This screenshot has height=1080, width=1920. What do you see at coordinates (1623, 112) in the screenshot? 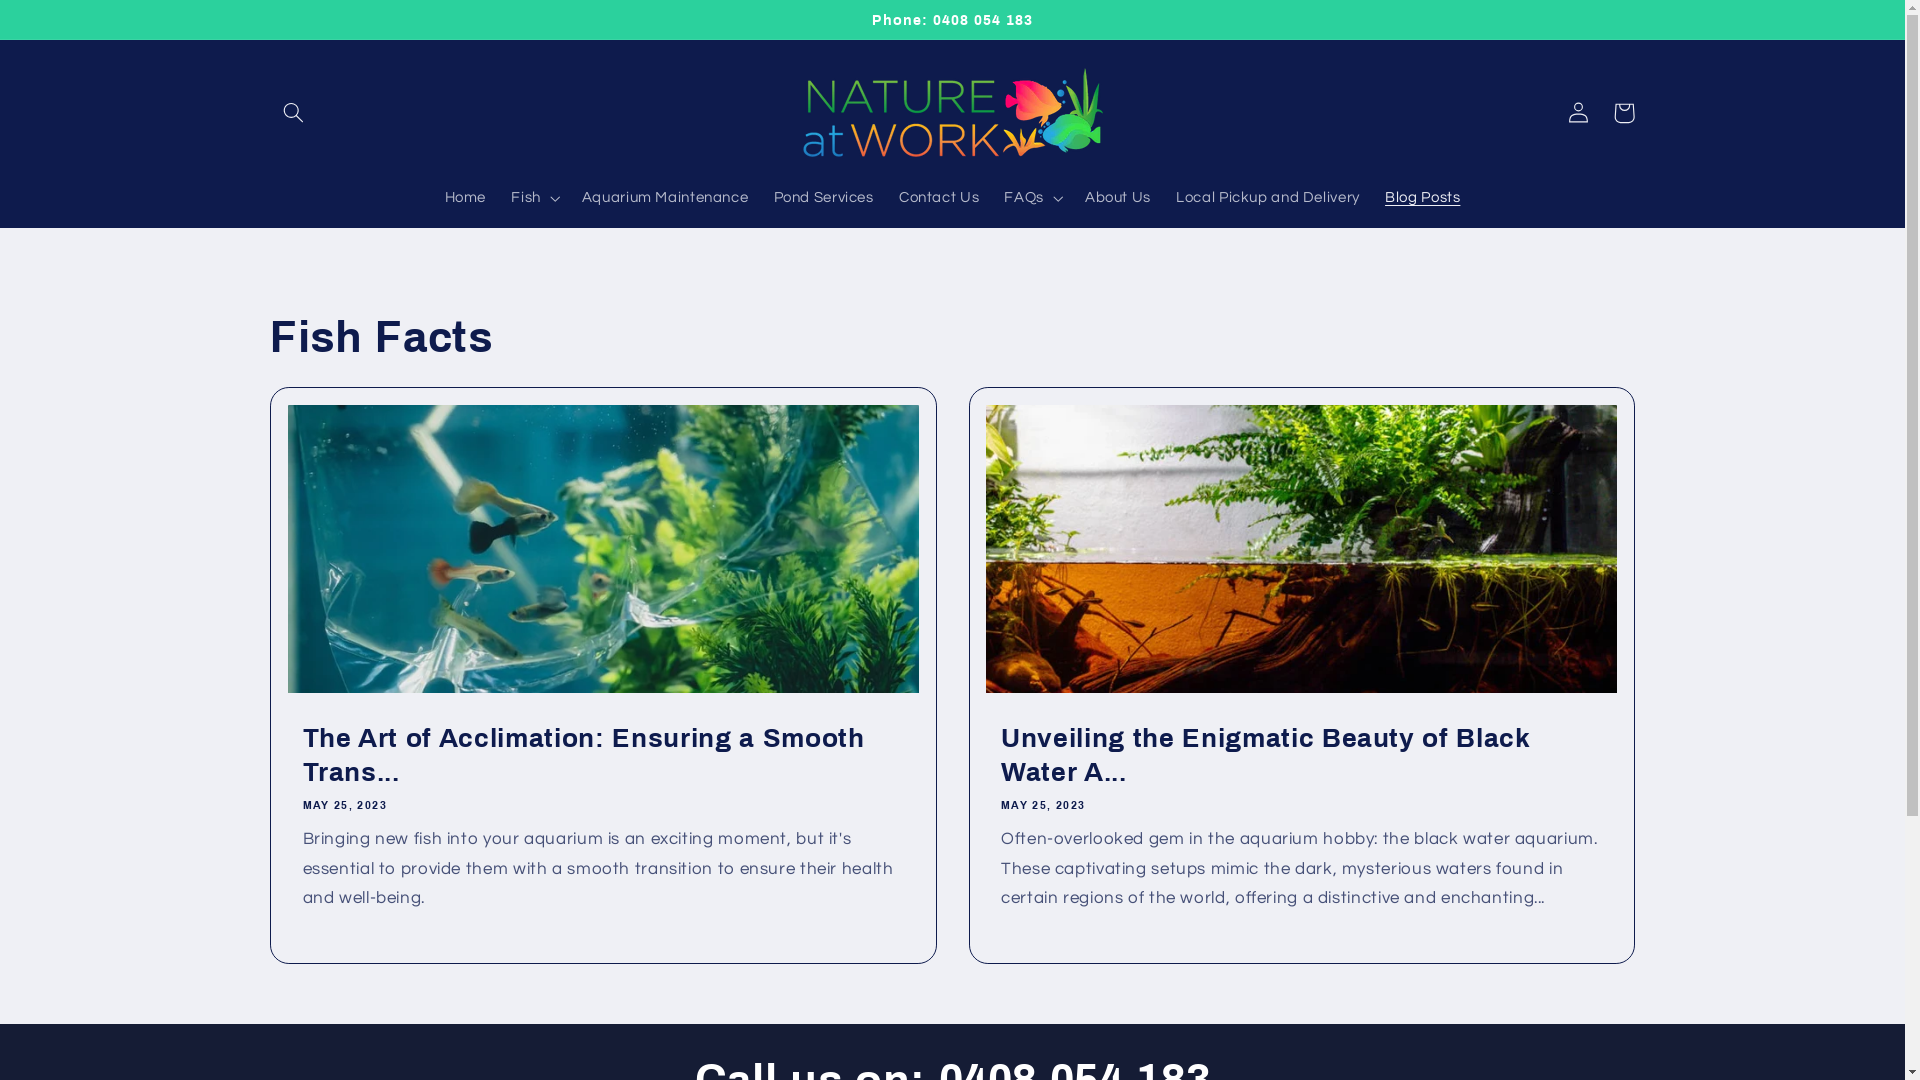
I see `'Cart'` at bounding box center [1623, 112].